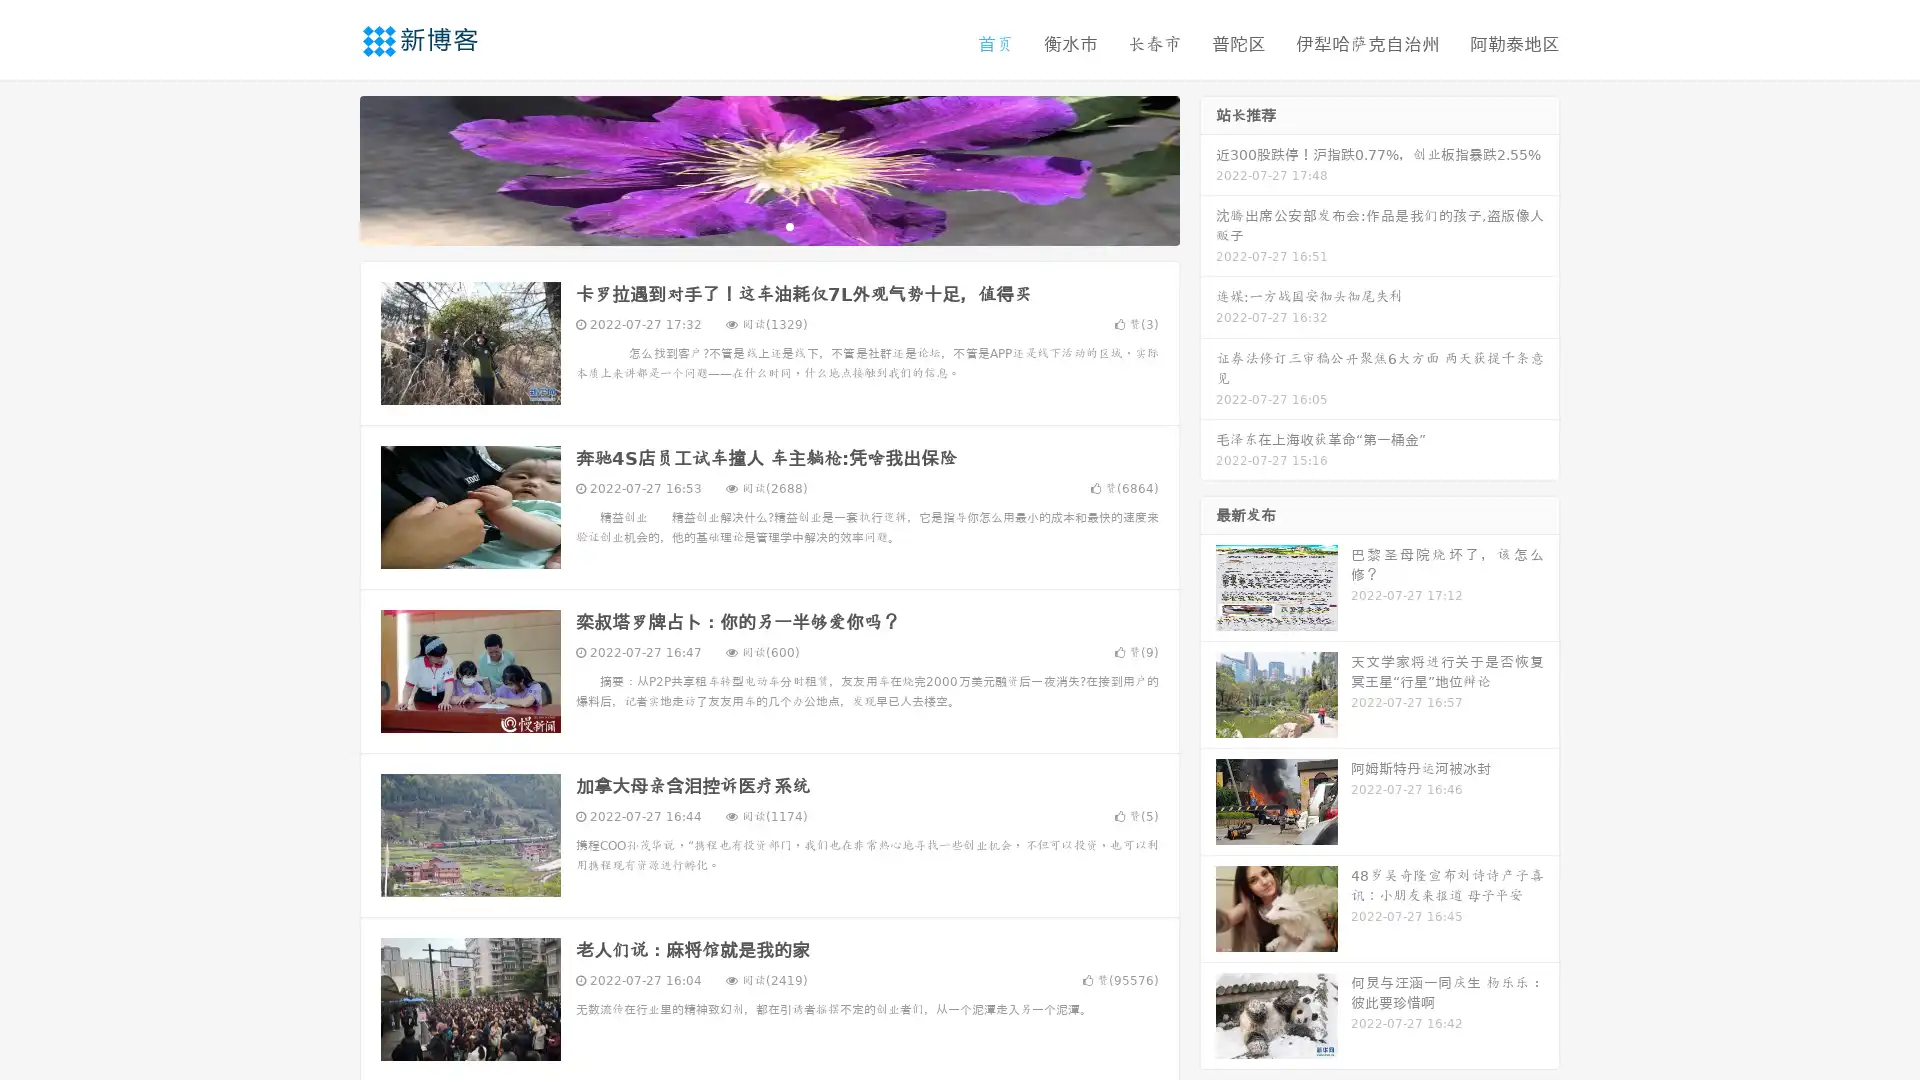 This screenshot has width=1920, height=1080. I want to click on Previous slide, so click(330, 168).